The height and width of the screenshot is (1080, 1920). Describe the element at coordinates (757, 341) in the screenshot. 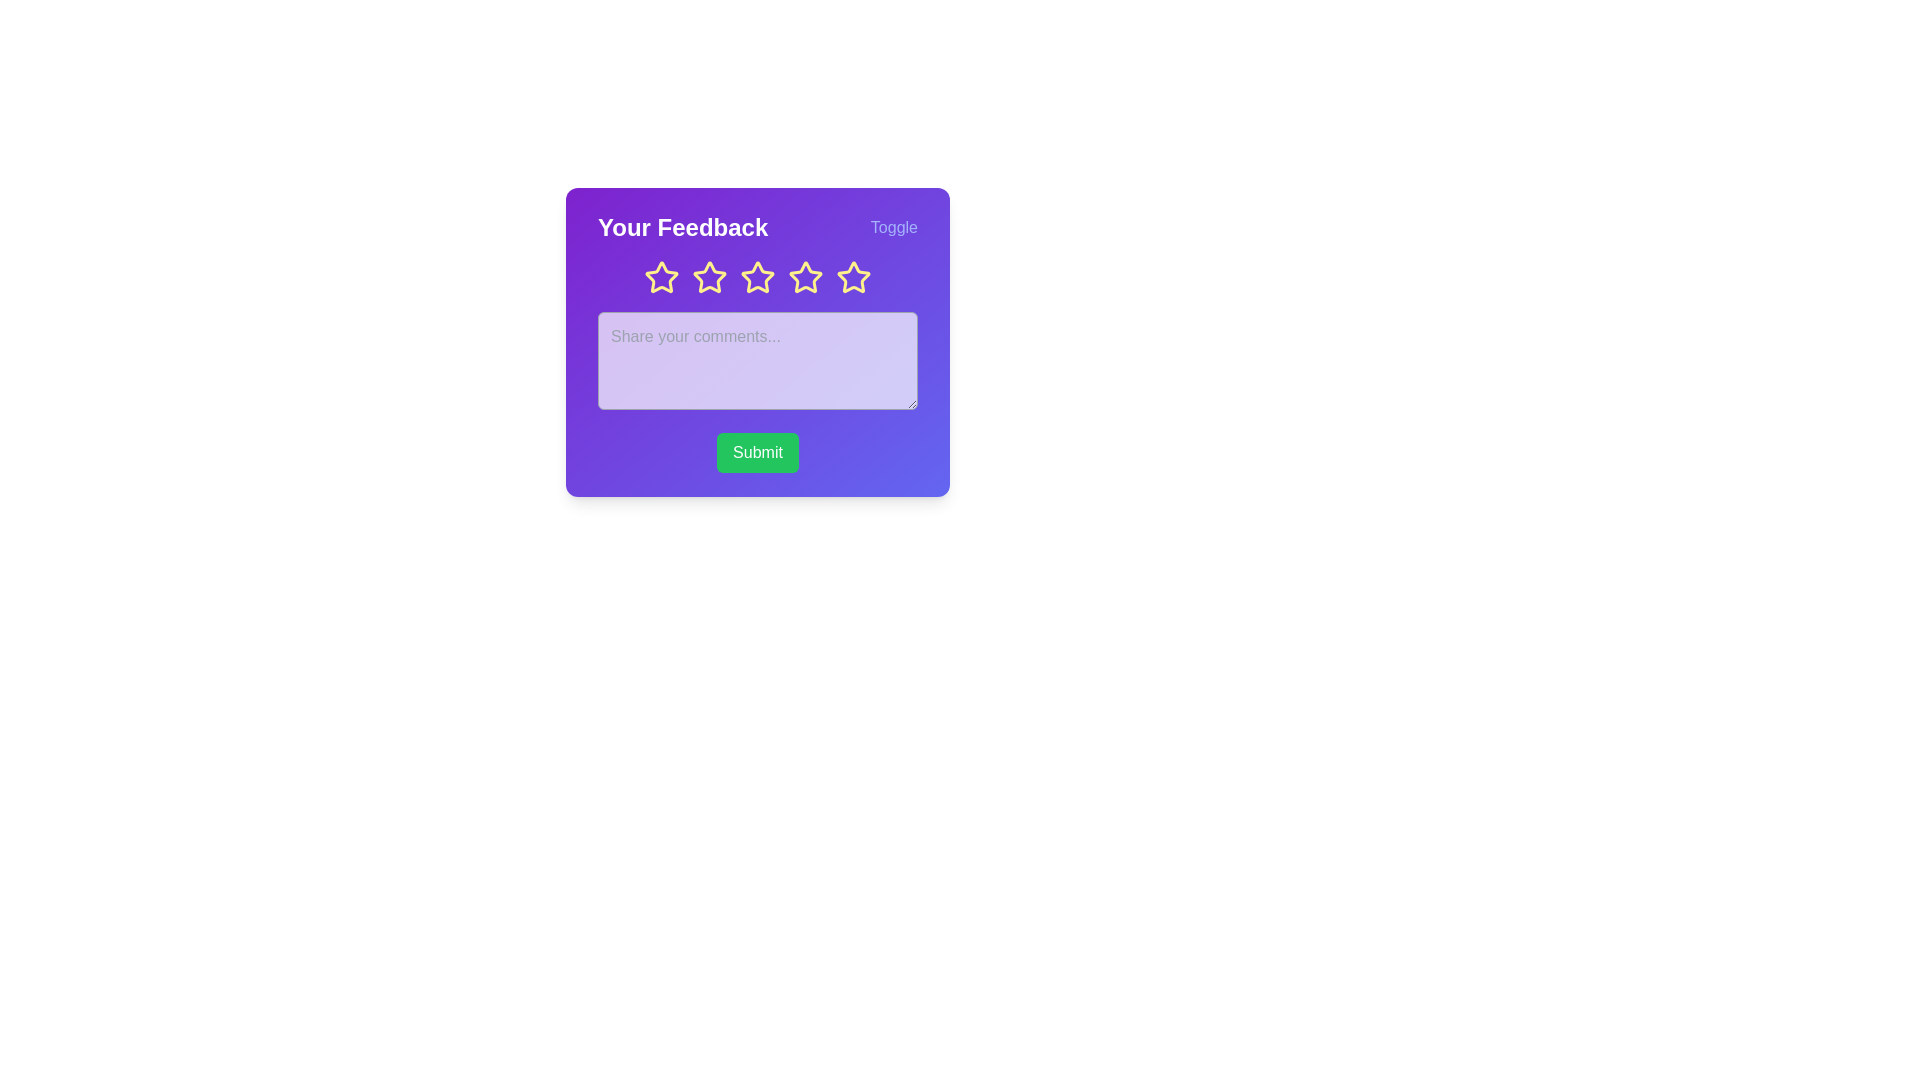

I see `the text input area for feedback, which is centered below the star icons and above the 'Submit' button` at that location.